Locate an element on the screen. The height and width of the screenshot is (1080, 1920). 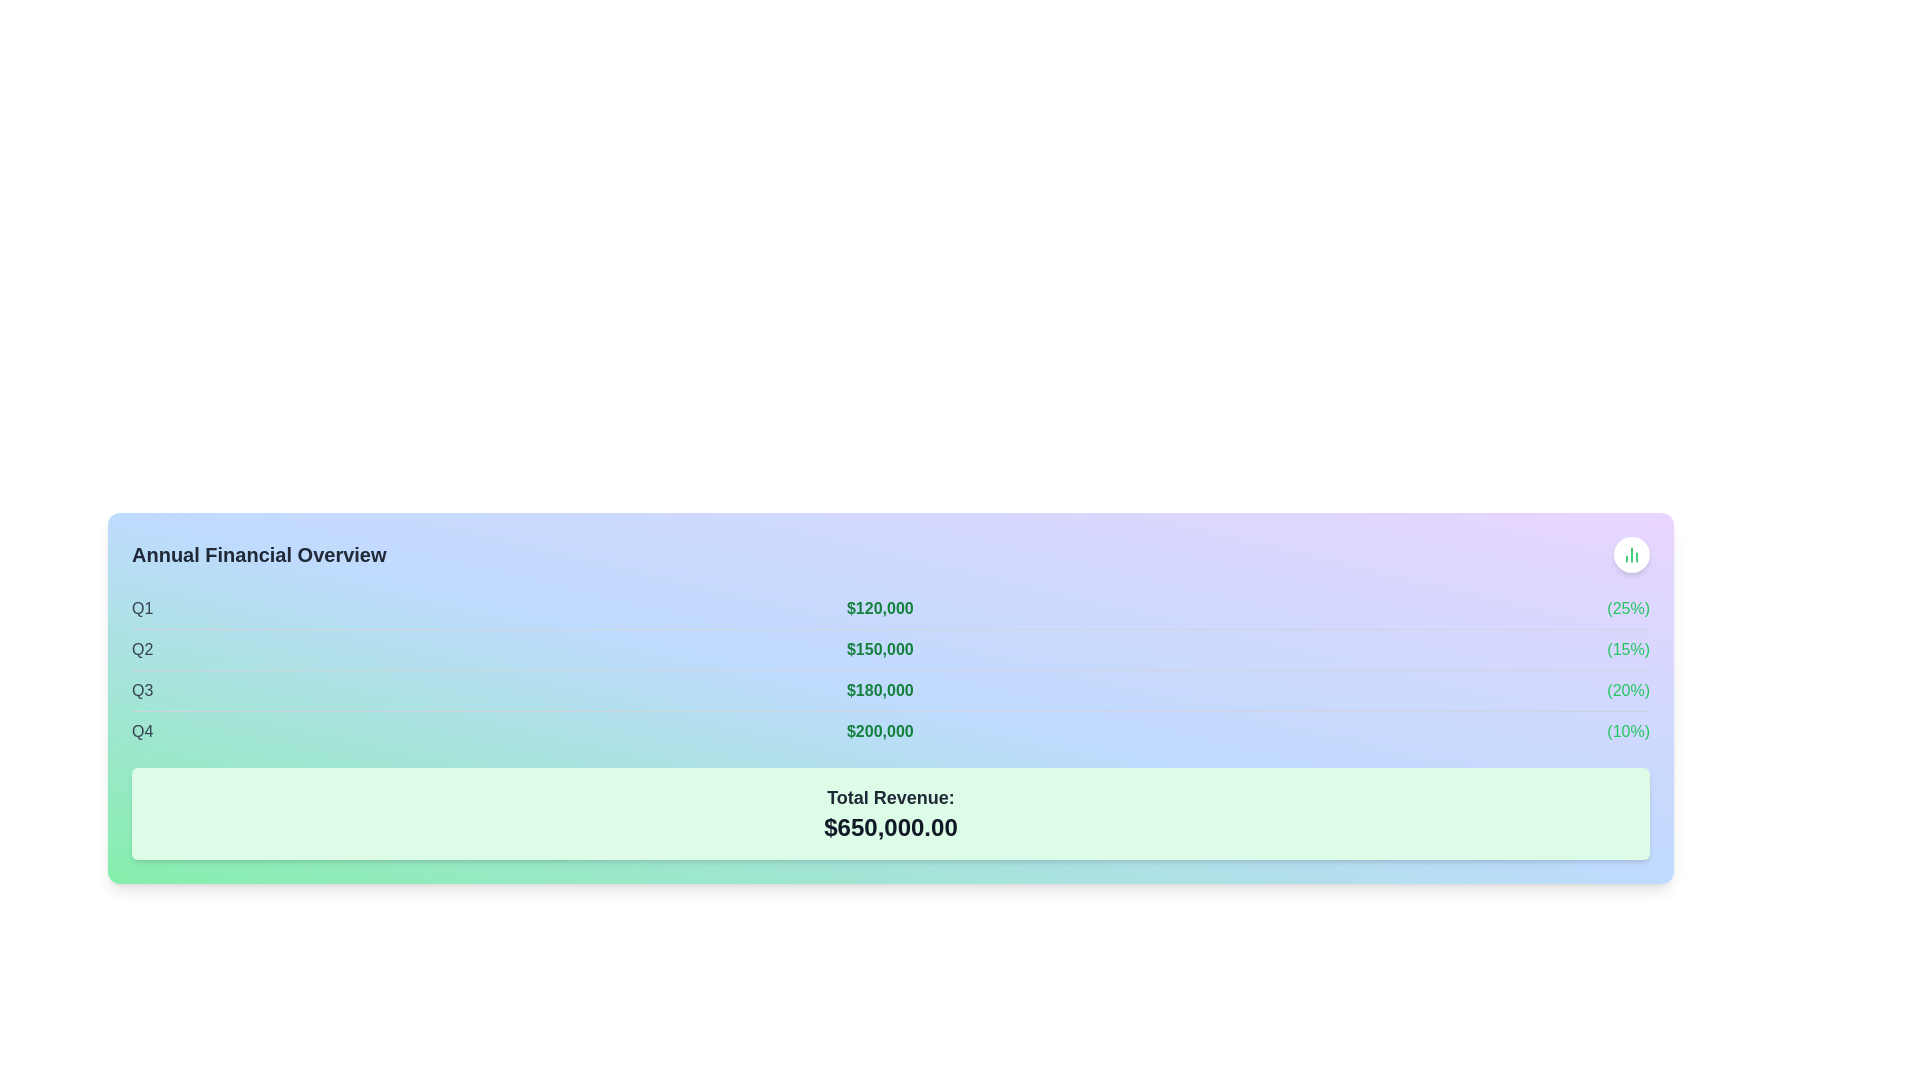
the Label/Text Display showing the financial value '$150,000' in bold green styling, which is positioned centrally between the 'Q2' label and the '(15%)' value in the financial summary interface is located at coordinates (880, 650).